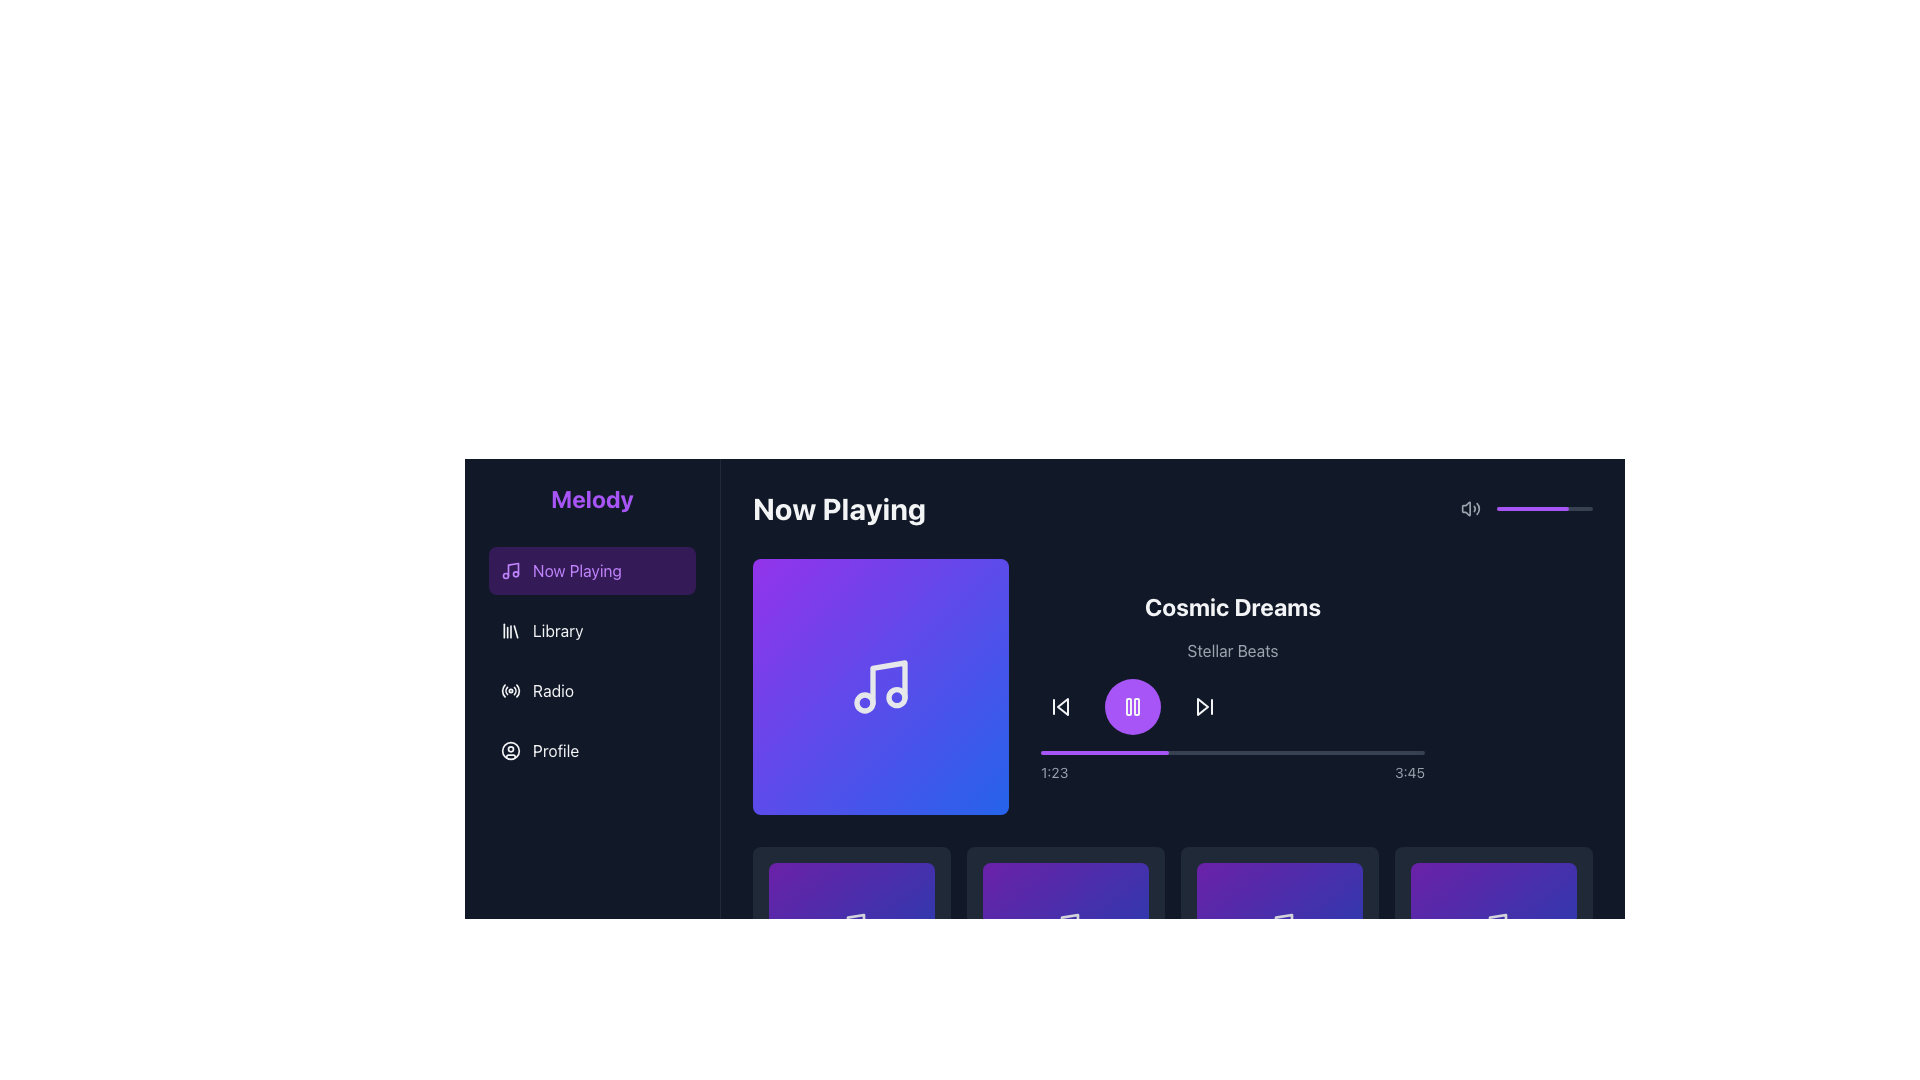 Image resolution: width=1920 pixels, height=1080 pixels. Describe the element at coordinates (1232, 605) in the screenshot. I see `the text element displaying 'Cosmic Dreams' in bold, large white font on a dark background, positioned on the right side above 'Stellar Beats'` at that location.